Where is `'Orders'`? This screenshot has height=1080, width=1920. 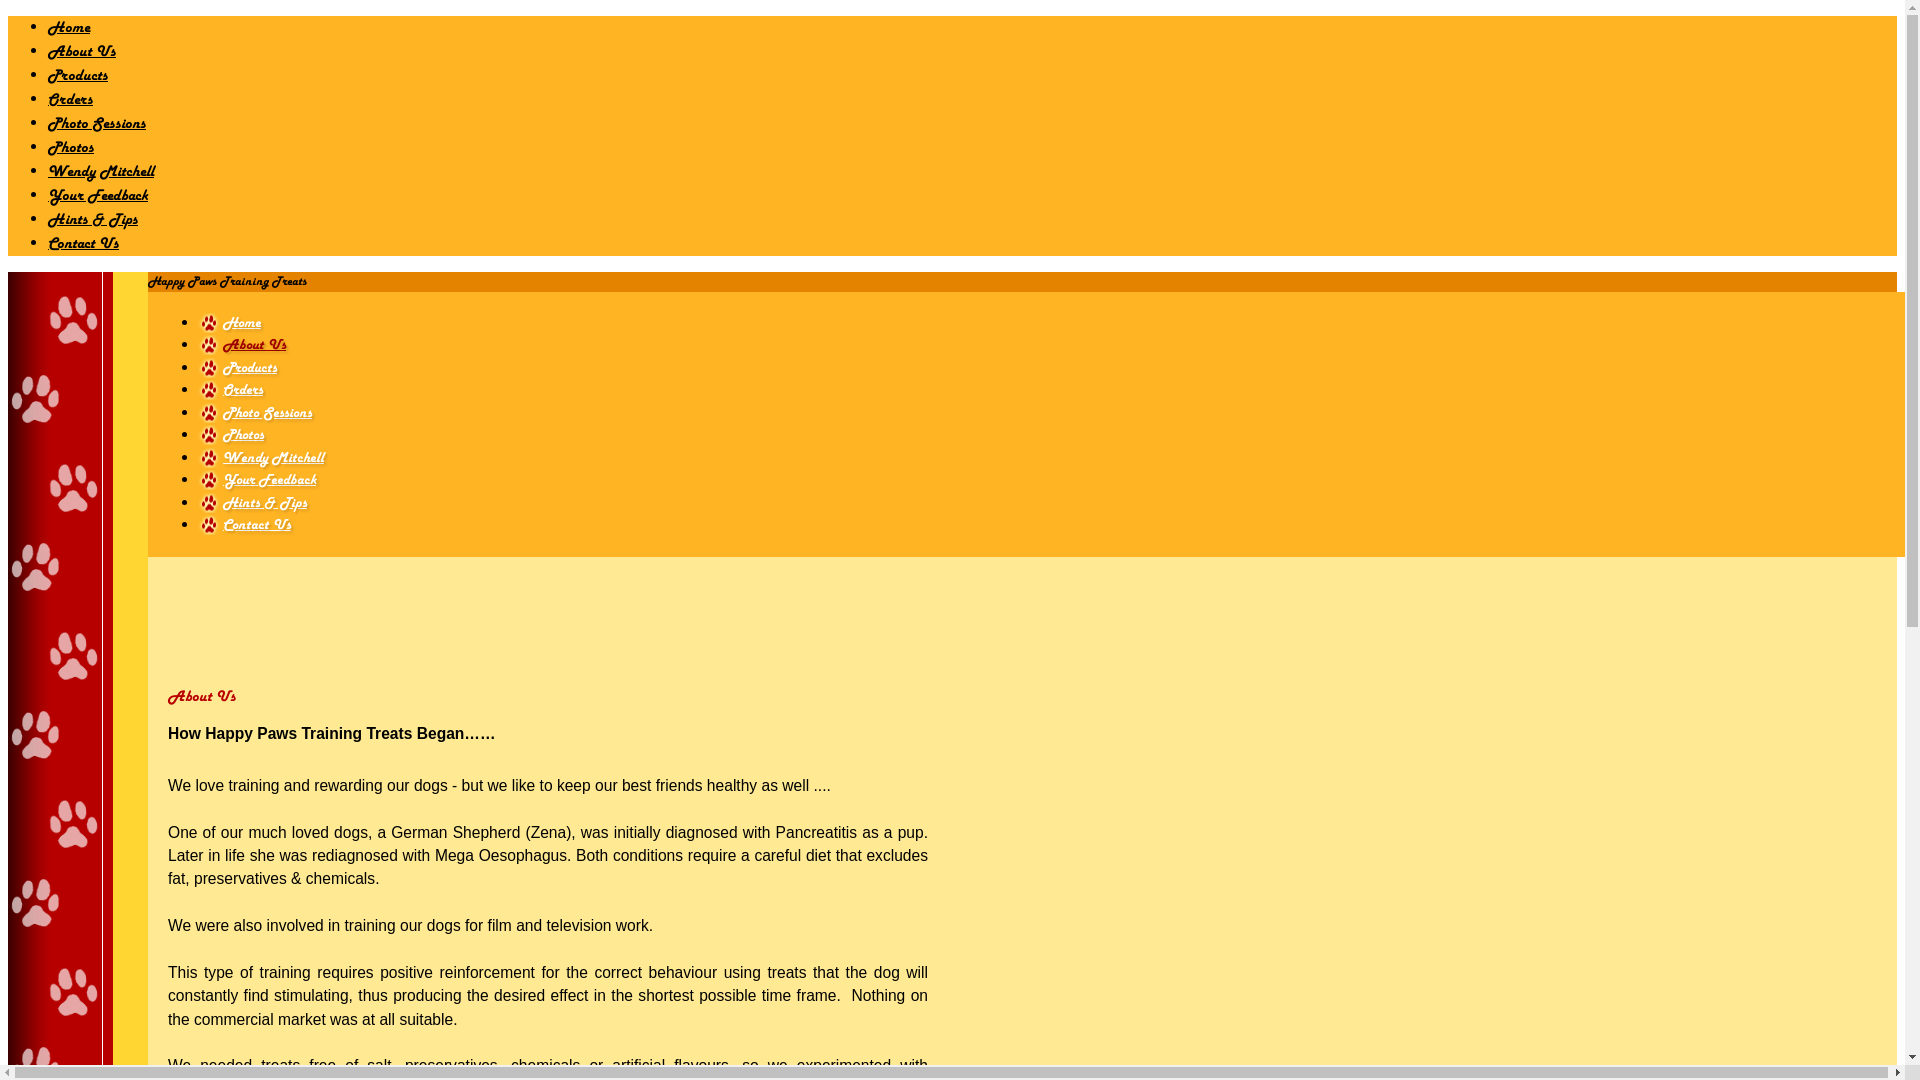
'Orders' is located at coordinates (197, 389).